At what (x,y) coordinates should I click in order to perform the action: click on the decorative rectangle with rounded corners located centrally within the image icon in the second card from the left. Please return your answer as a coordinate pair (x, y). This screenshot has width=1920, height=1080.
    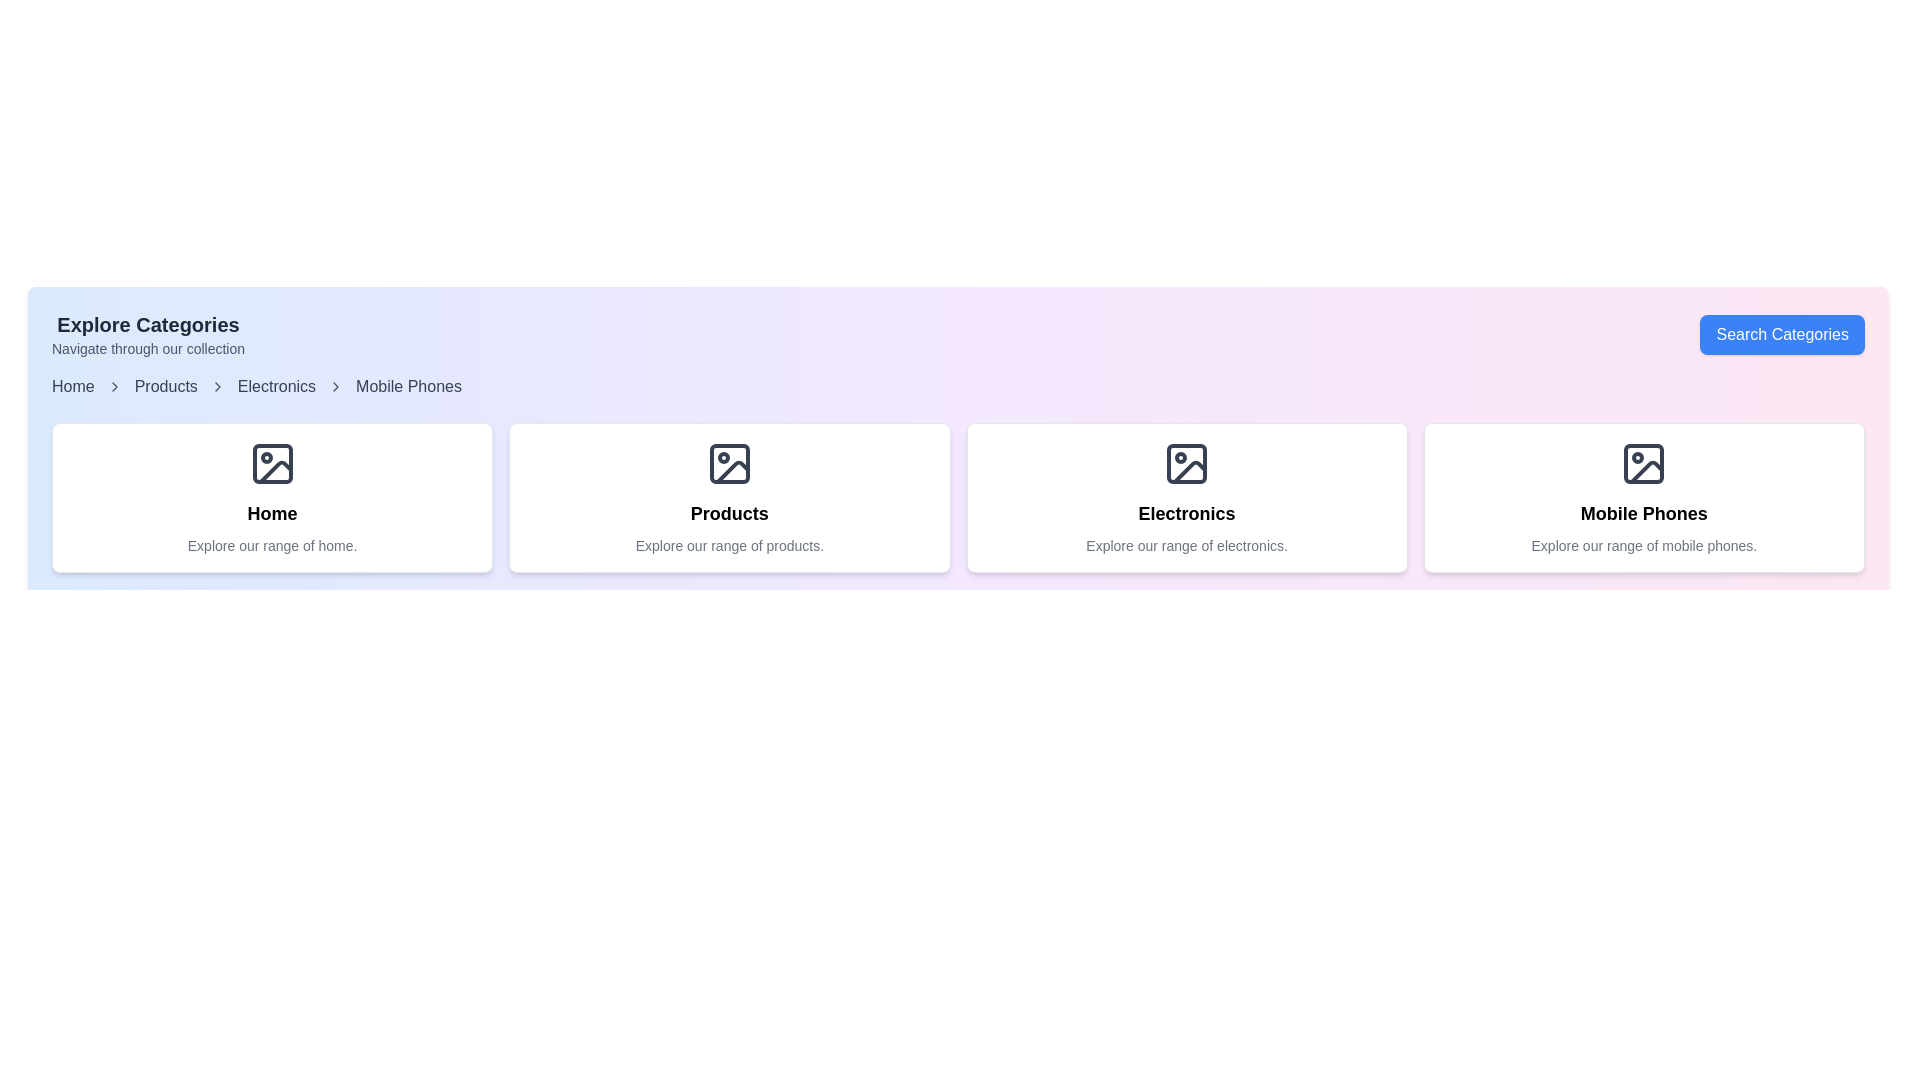
    Looking at the image, I should click on (728, 463).